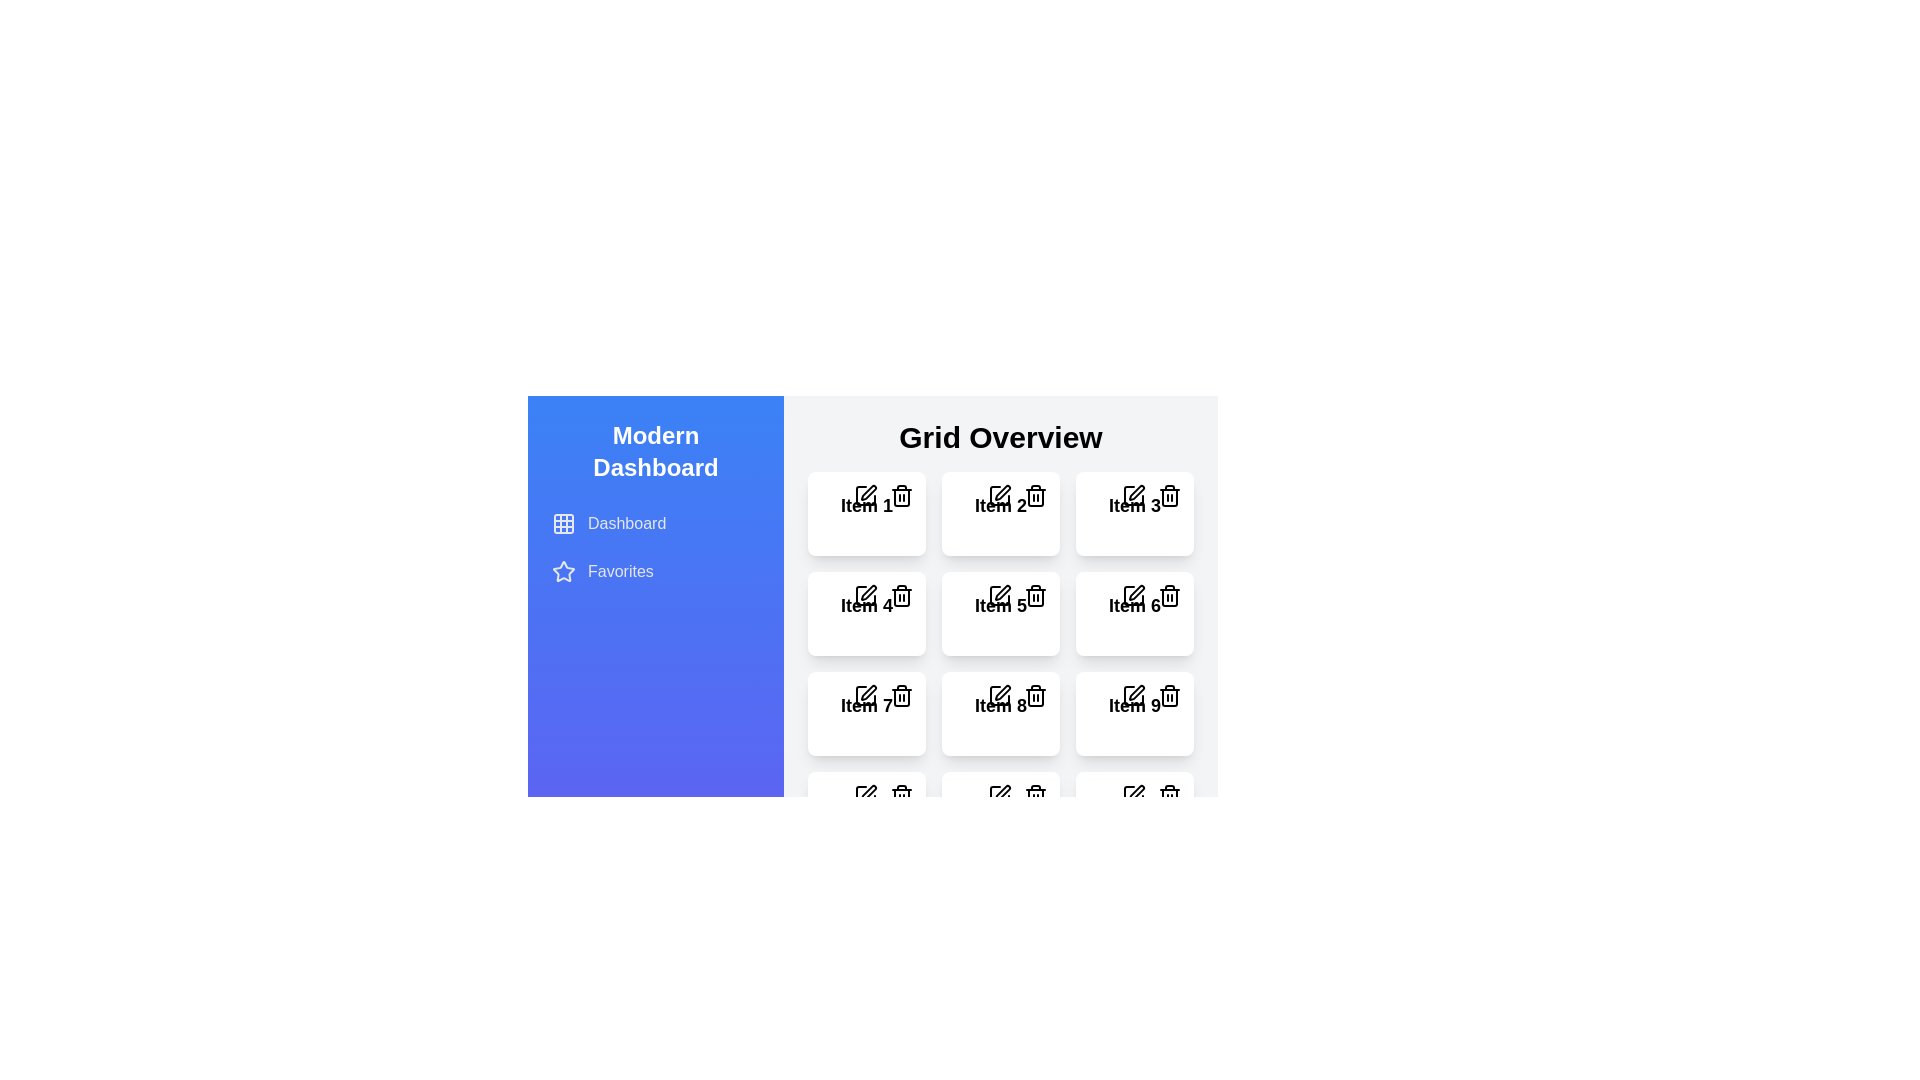 The height and width of the screenshot is (1080, 1920). What do you see at coordinates (656, 523) in the screenshot?
I see `the Dashboard link in the sidebar to navigate` at bounding box center [656, 523].